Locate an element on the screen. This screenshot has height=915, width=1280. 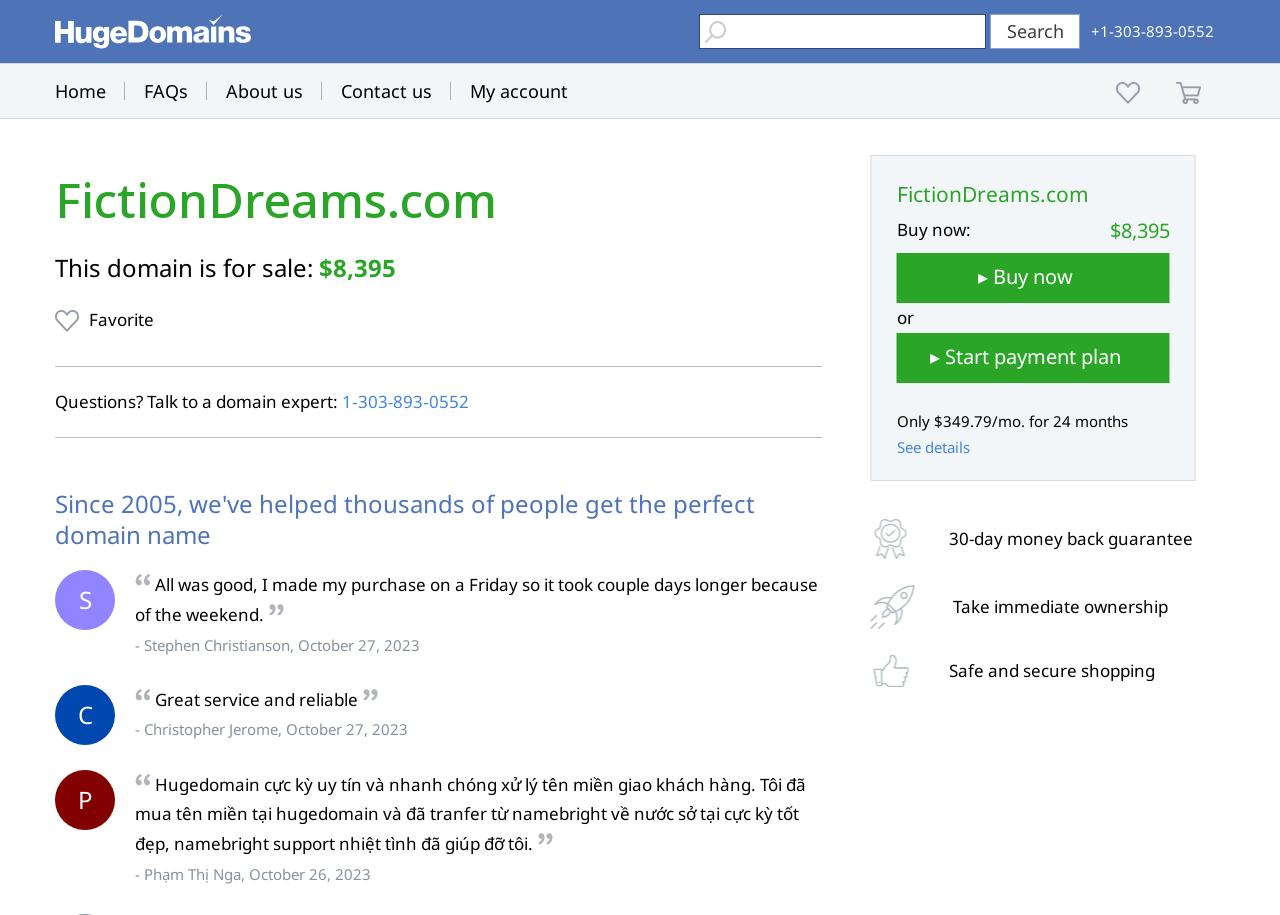
'Questions? Talk to a domain expert:' is located at coordinates (198, 400).